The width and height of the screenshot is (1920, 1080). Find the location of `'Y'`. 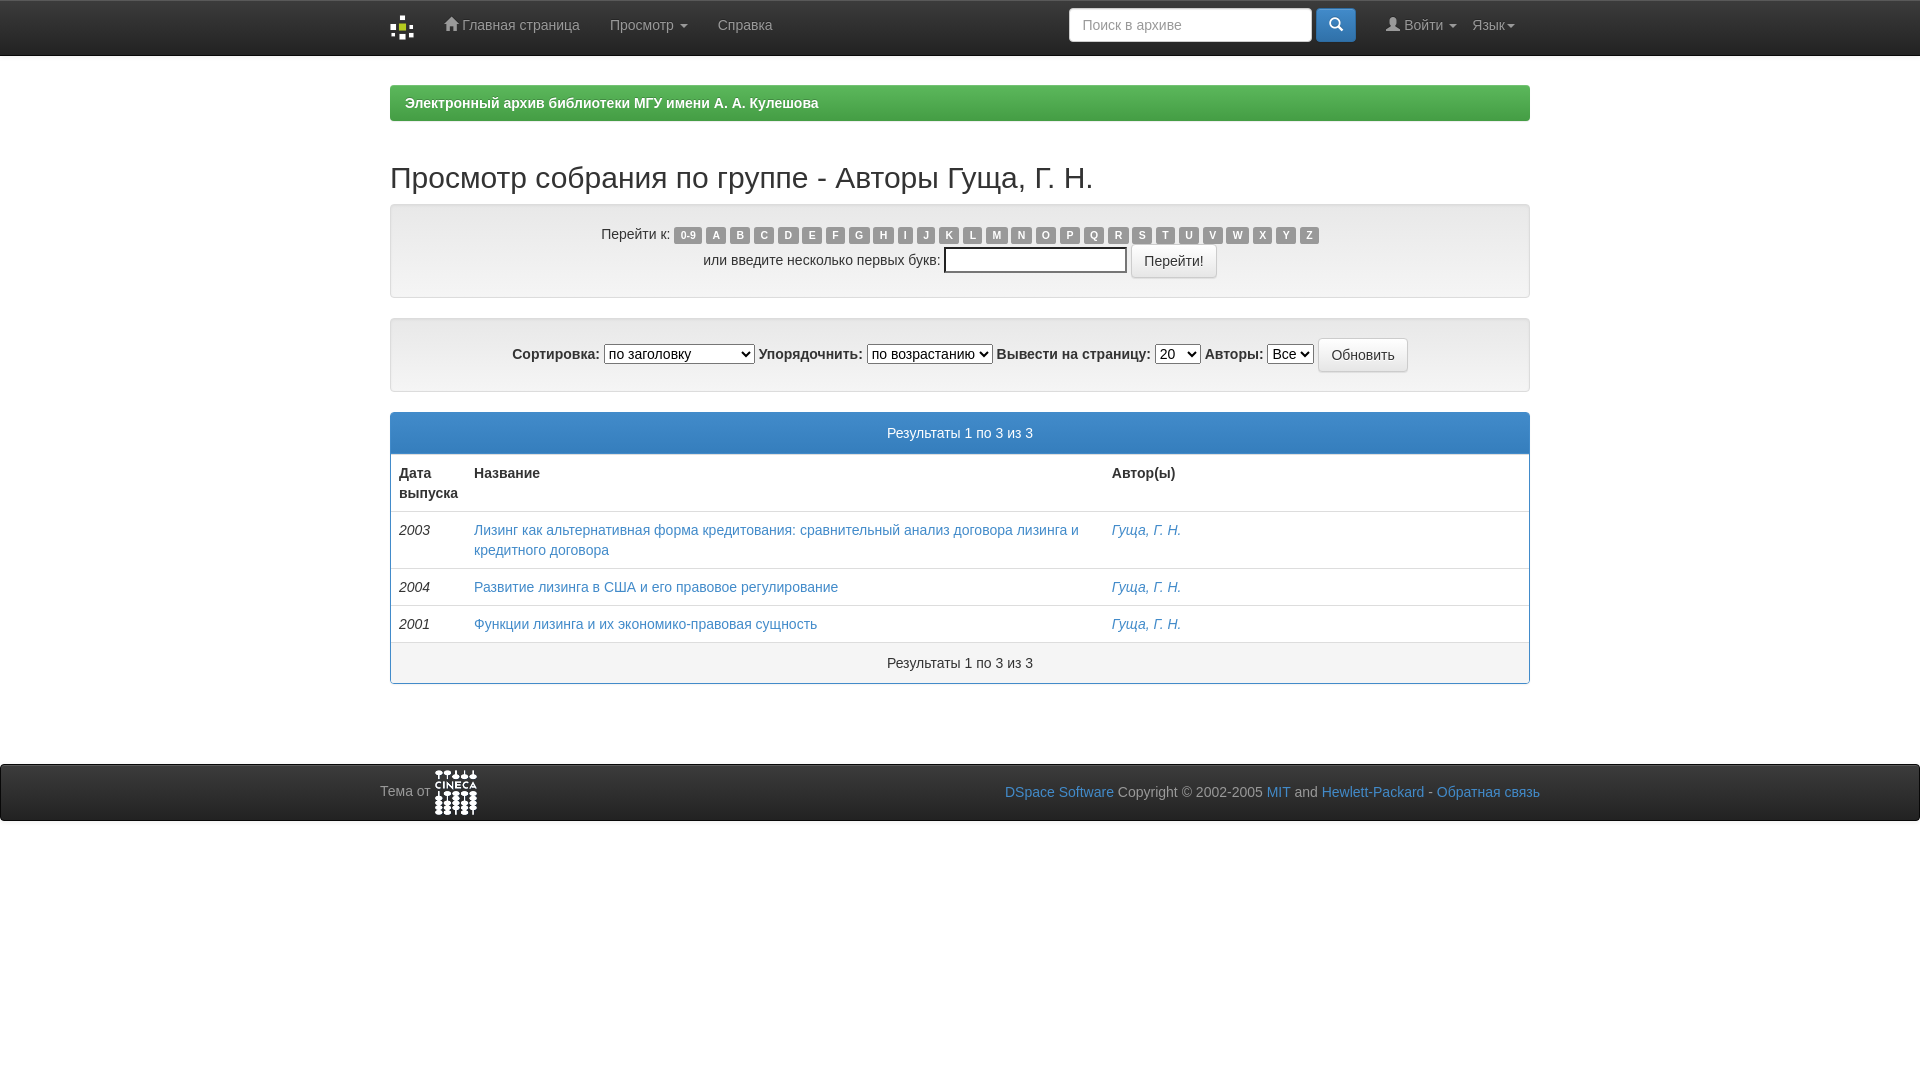

'Y' is located at coordinates (1286, 234).